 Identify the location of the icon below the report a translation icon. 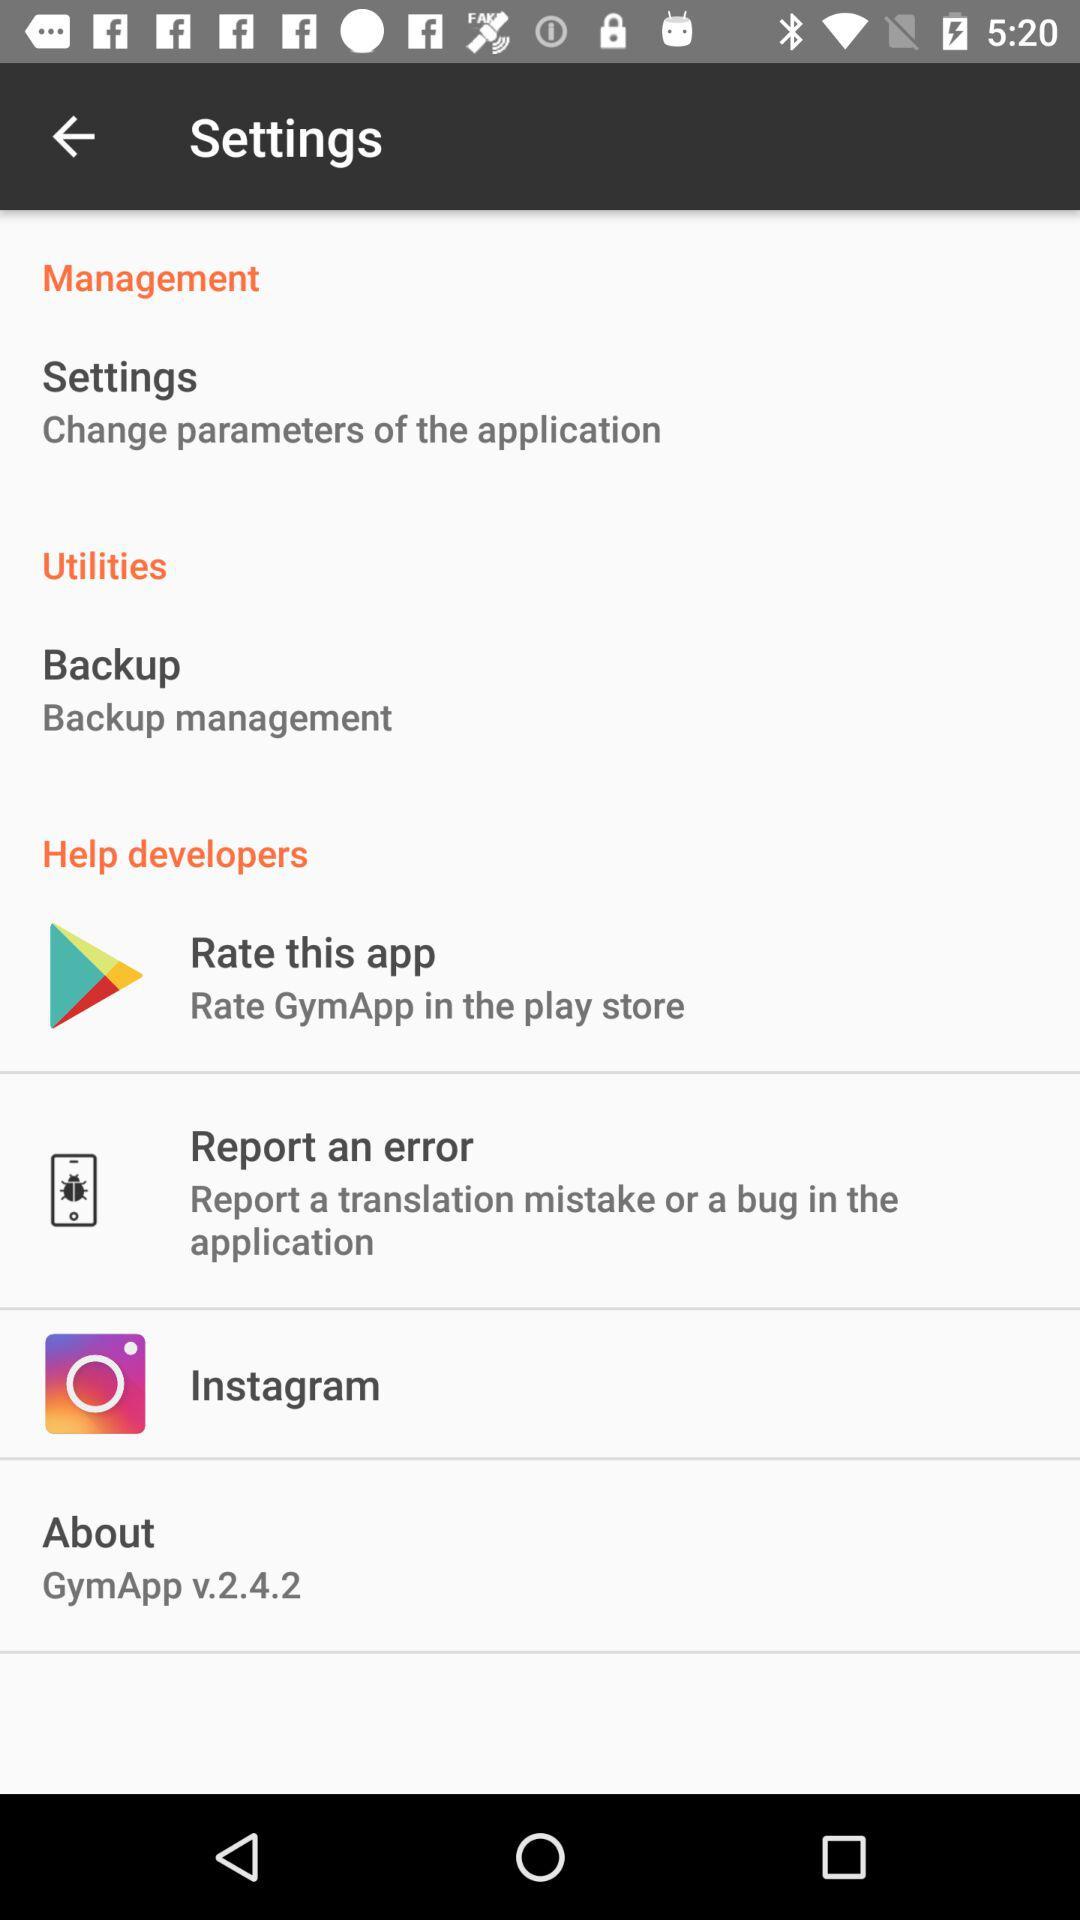
(285, 1382).